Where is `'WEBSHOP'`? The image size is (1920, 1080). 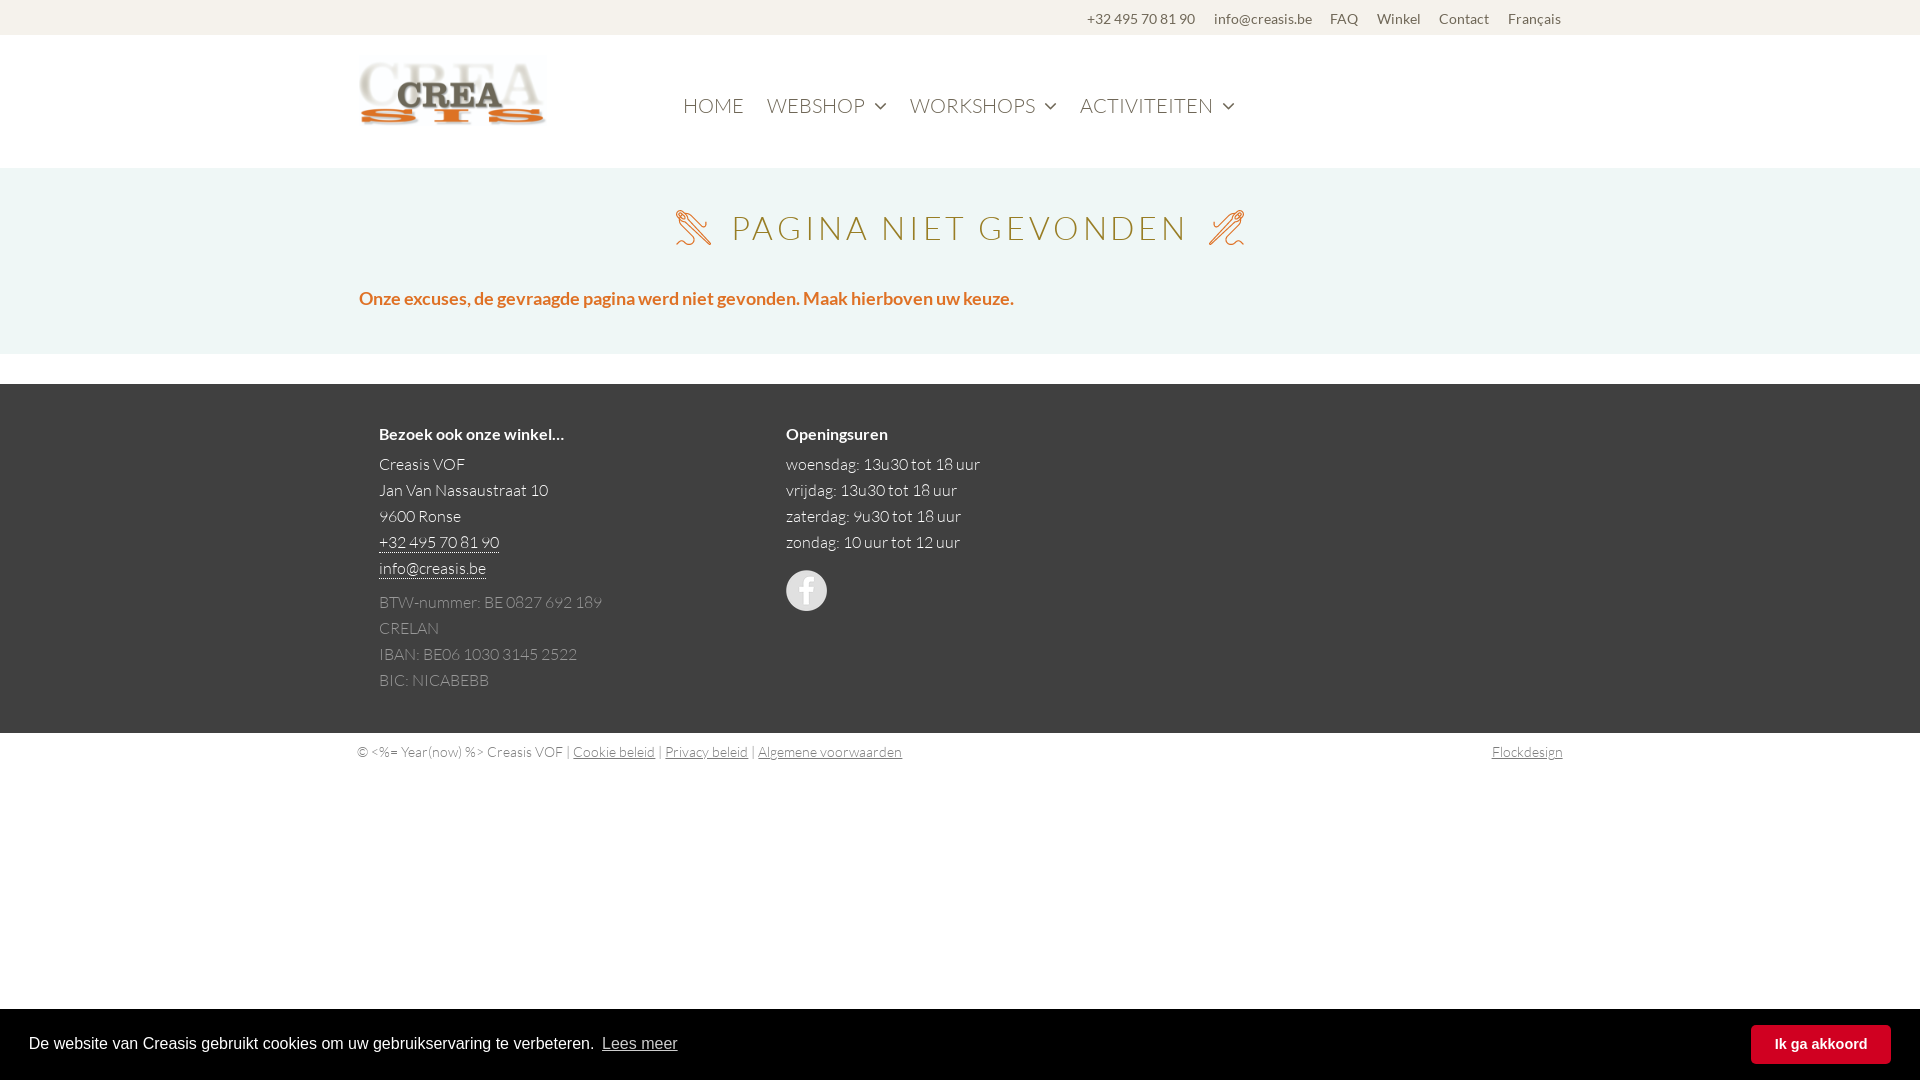
'WEBSHOP' is located at coordinates (826, 105).